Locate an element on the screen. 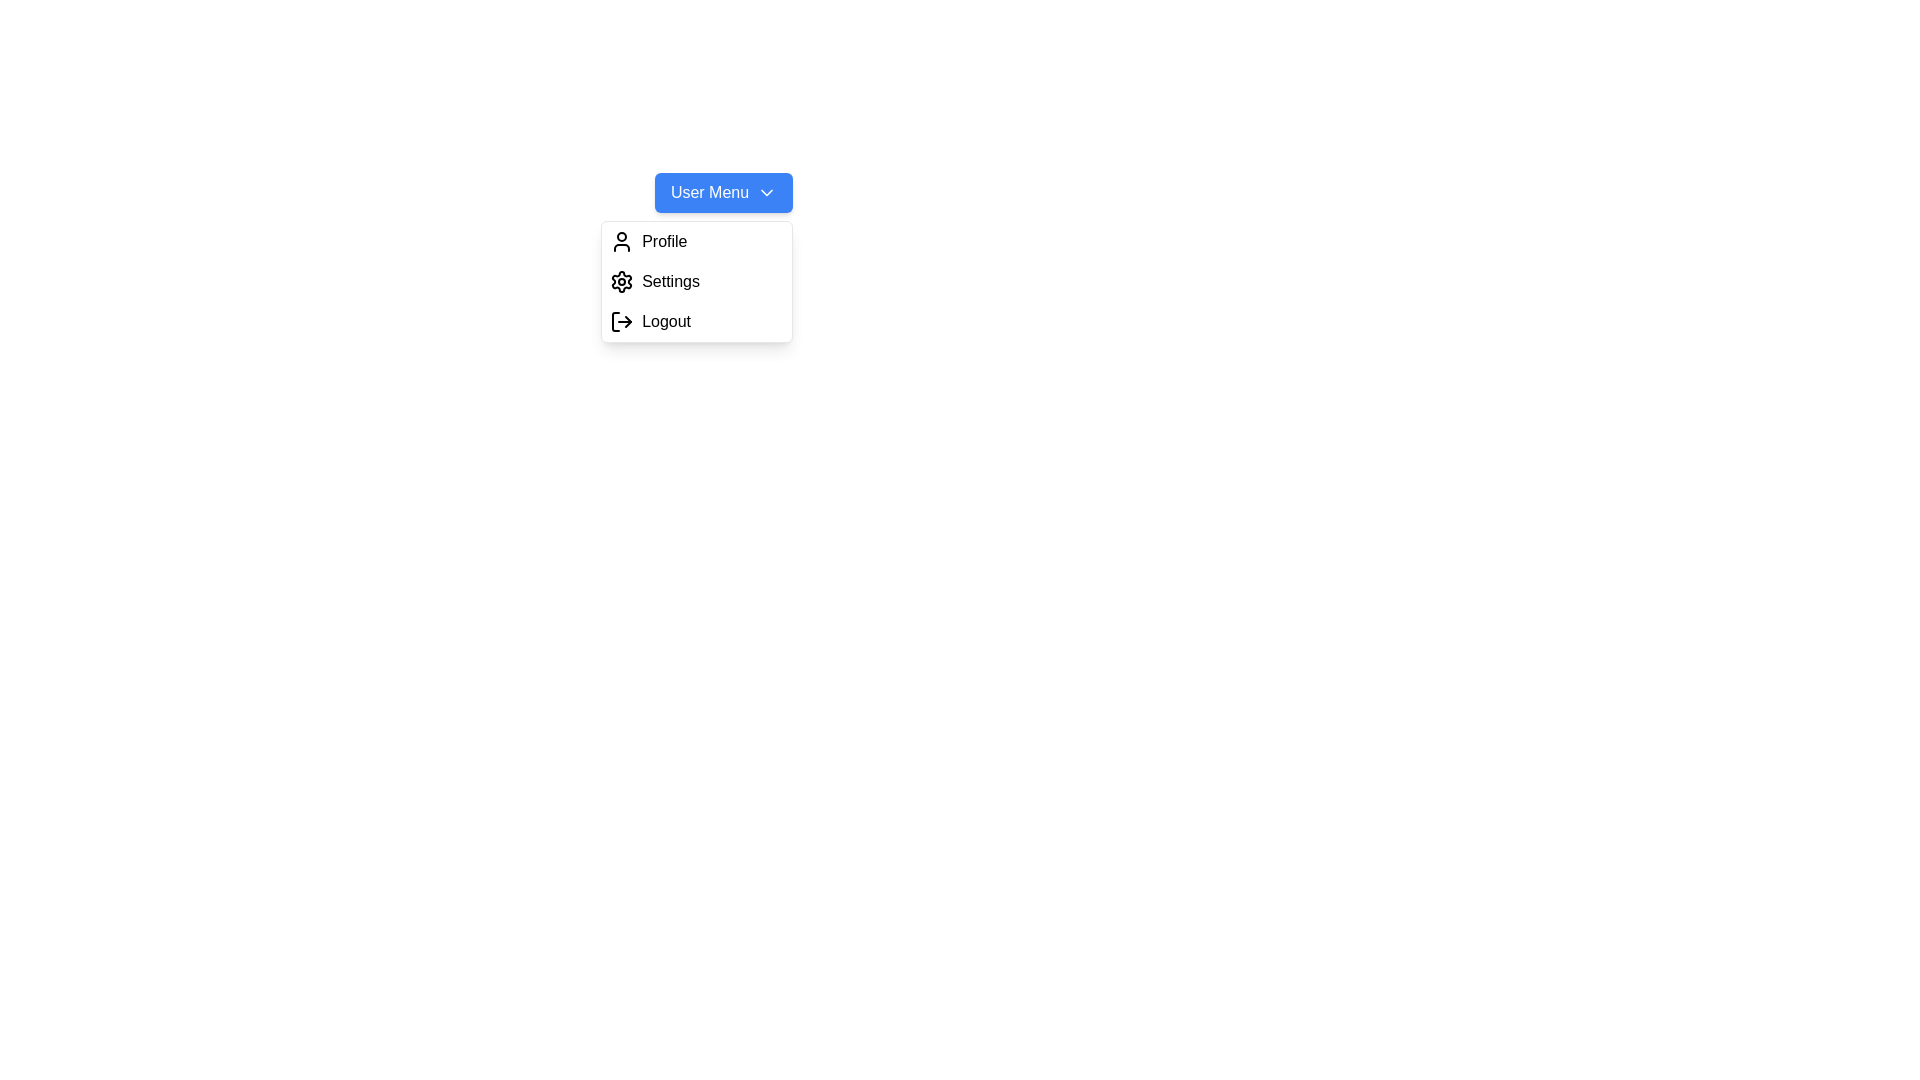 This screenshot has height=1080, width=1920. the user silhouette icon representing a profile action, which is located on the left side of the 'Profile' menu item in the dropdown menu is located at coordinates (621, 241).